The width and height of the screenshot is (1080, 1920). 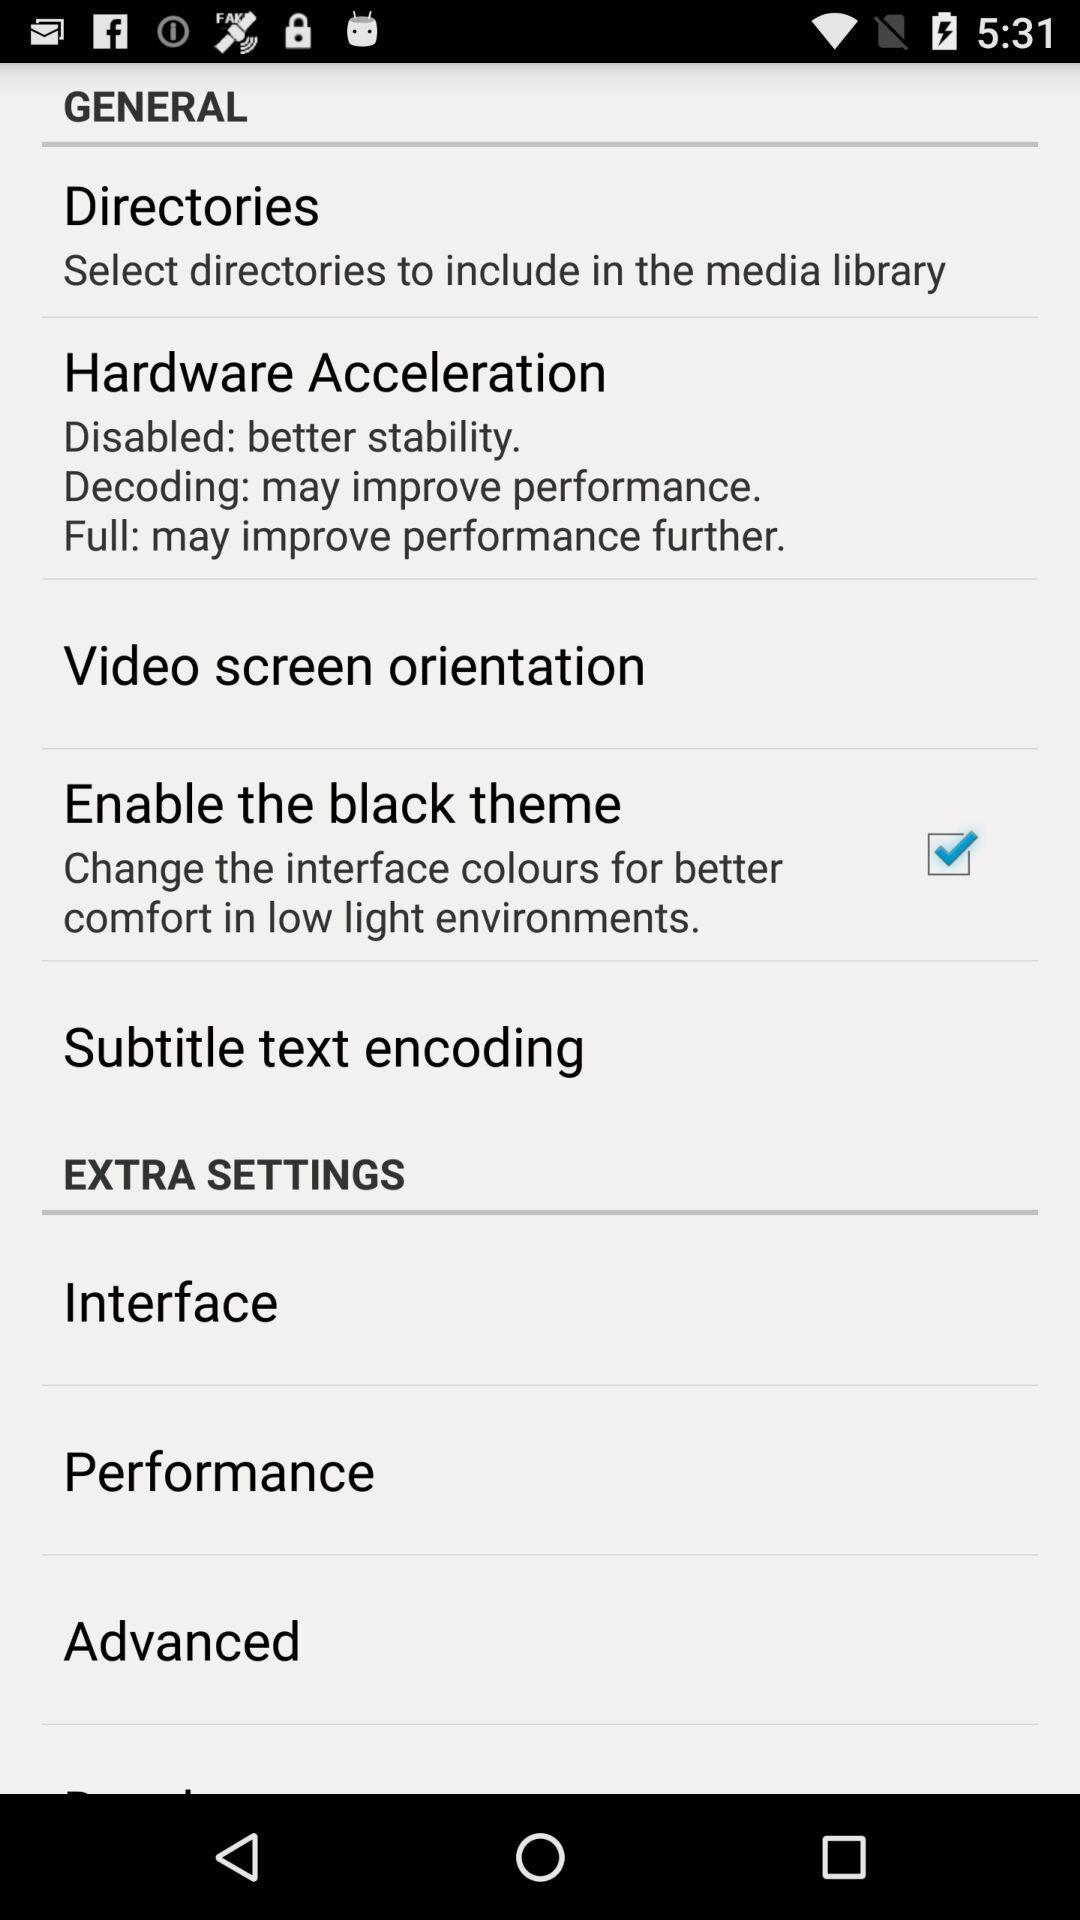 I want to click on the app below the video screen orientation item, so click(x=341, y=801).